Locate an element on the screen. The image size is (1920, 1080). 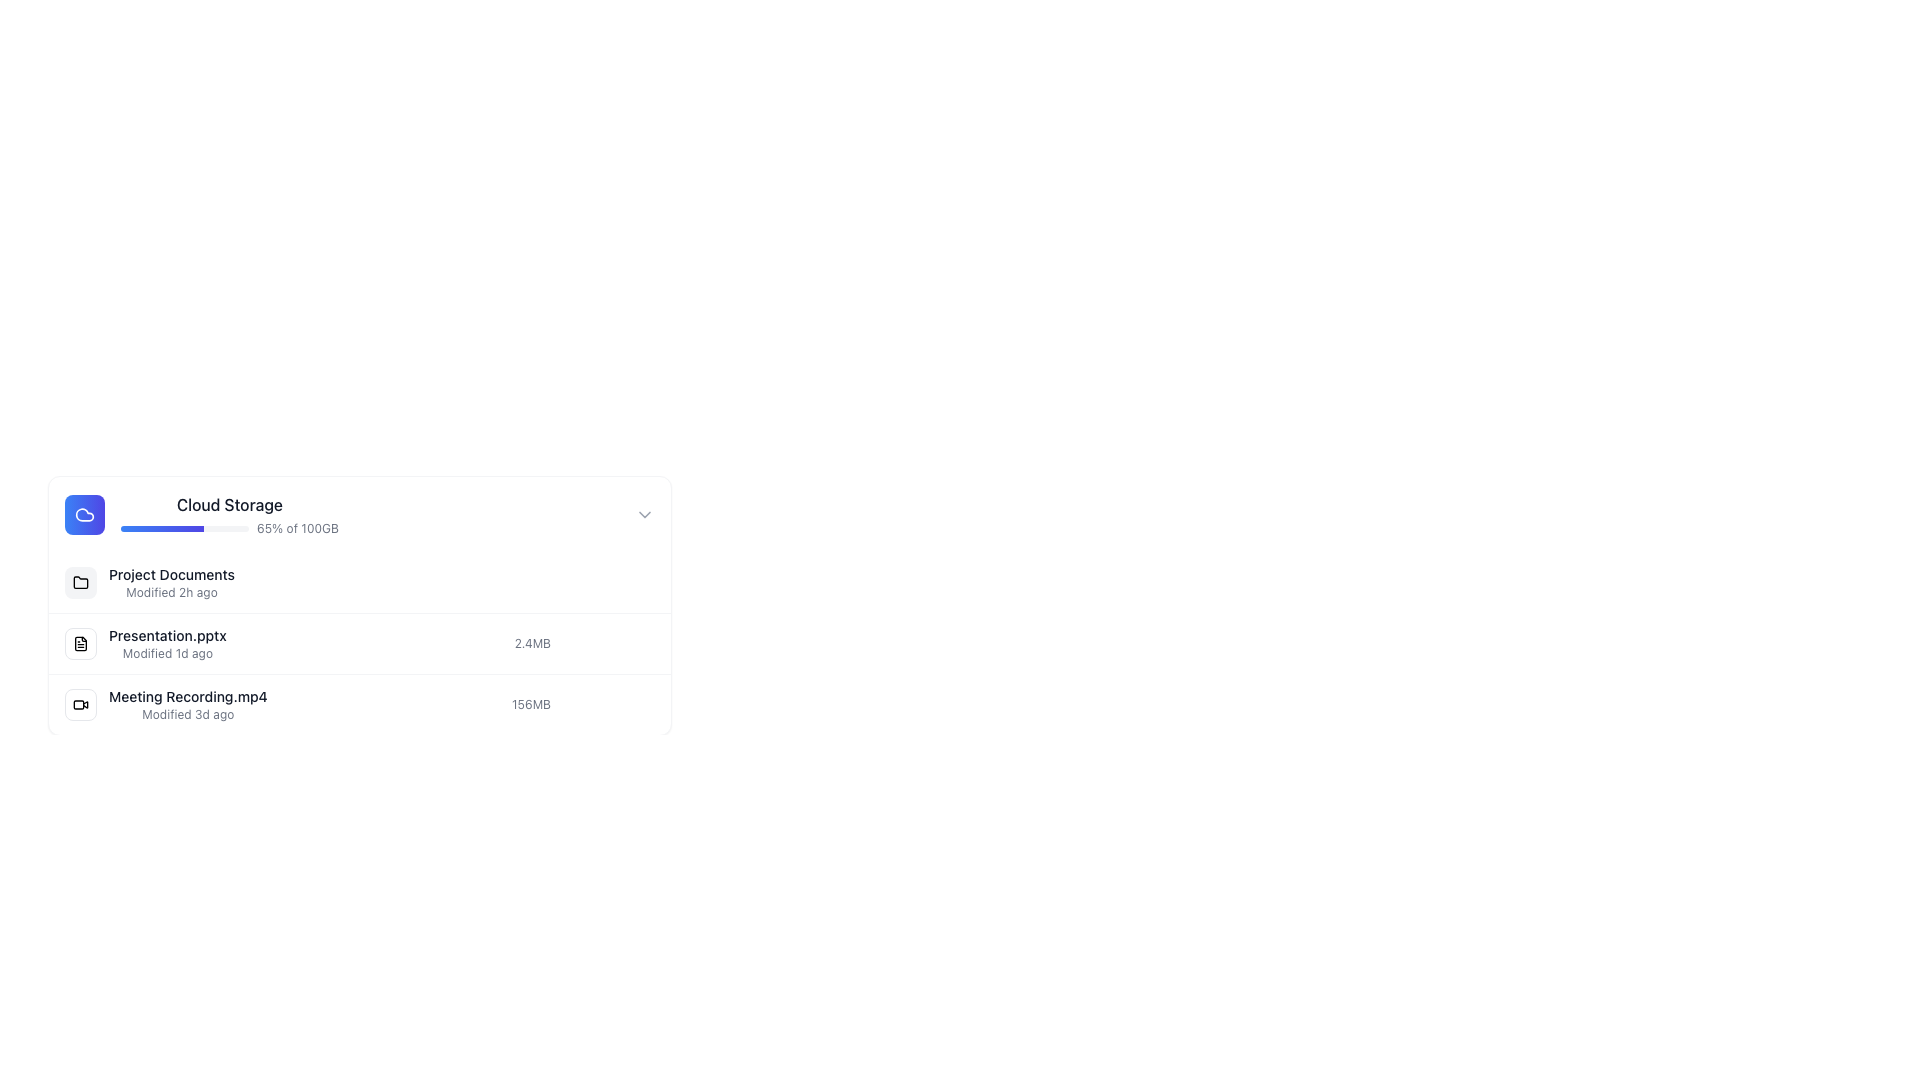
the File entry item labeled 'Meeting Recording.mp4' is located at coordinates (166, 704).